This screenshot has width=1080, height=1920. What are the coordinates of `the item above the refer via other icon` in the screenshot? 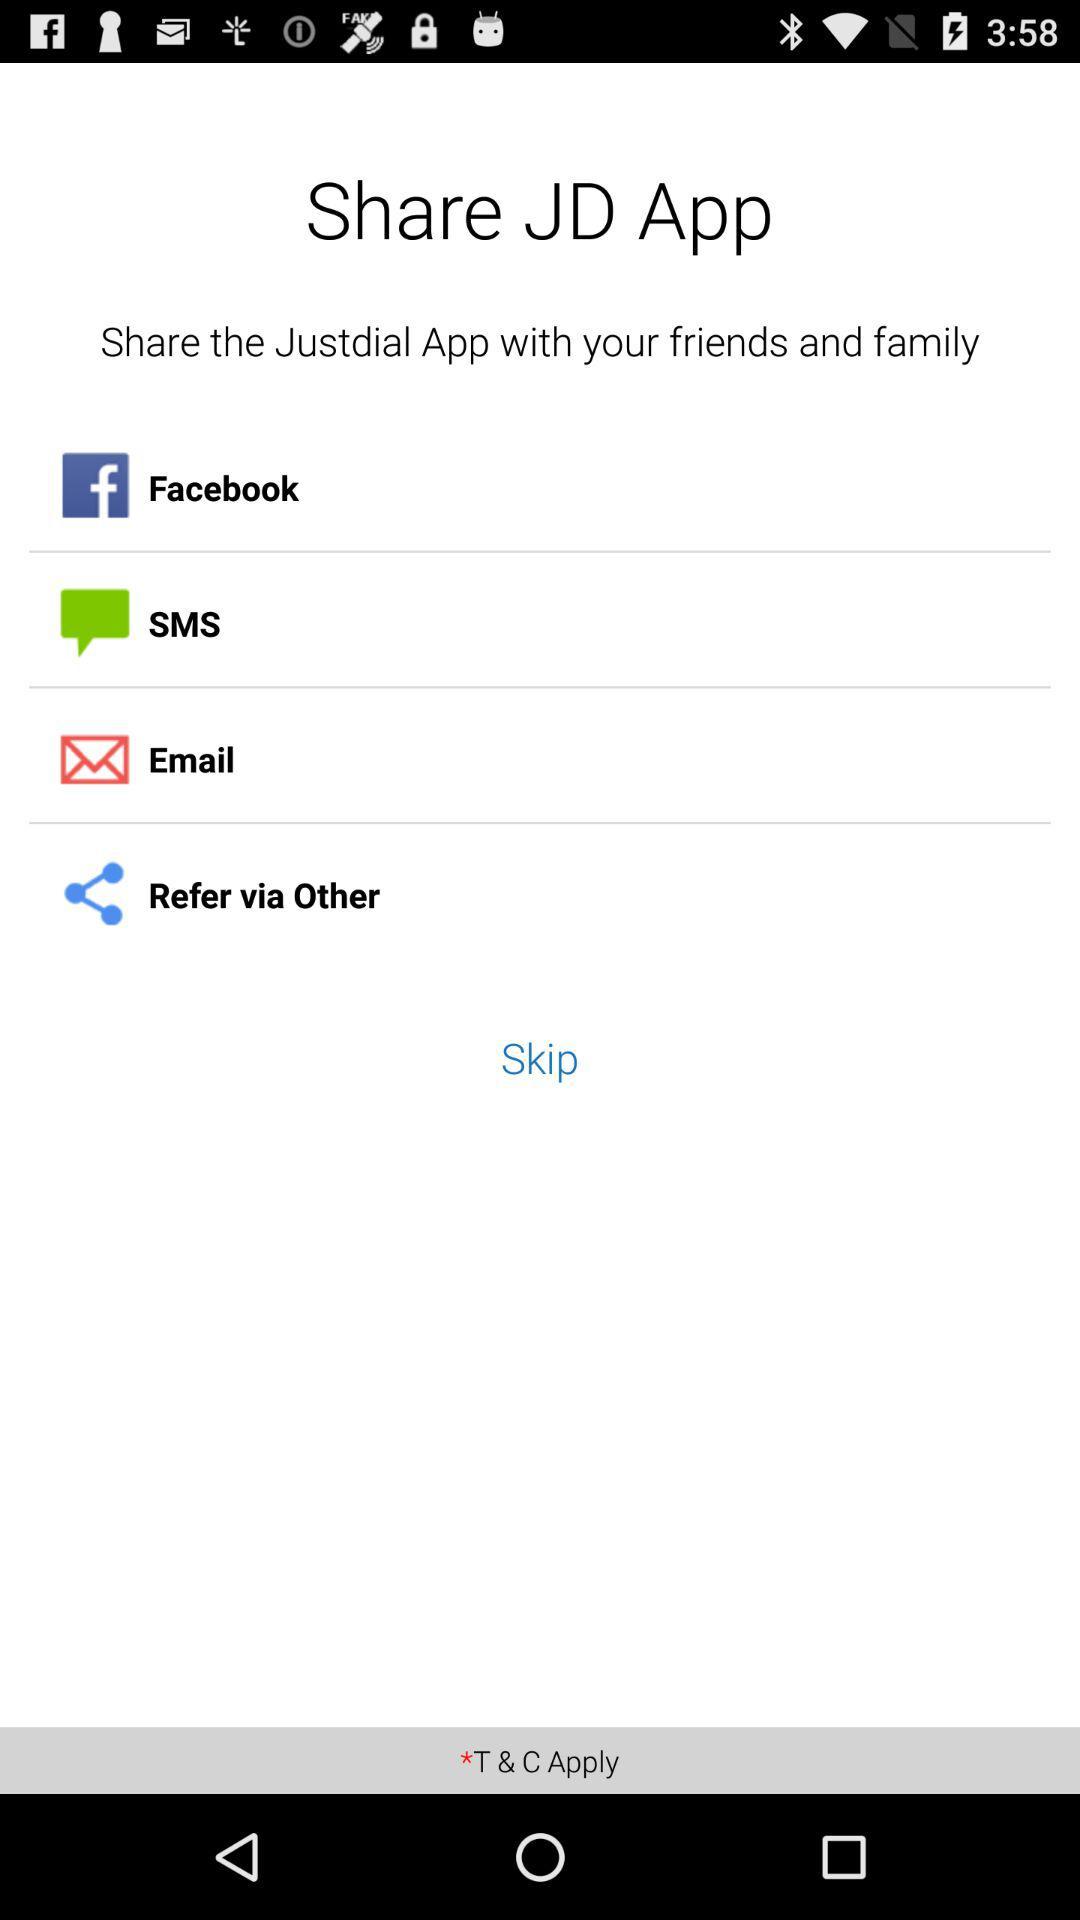 It's located at (540, 758).